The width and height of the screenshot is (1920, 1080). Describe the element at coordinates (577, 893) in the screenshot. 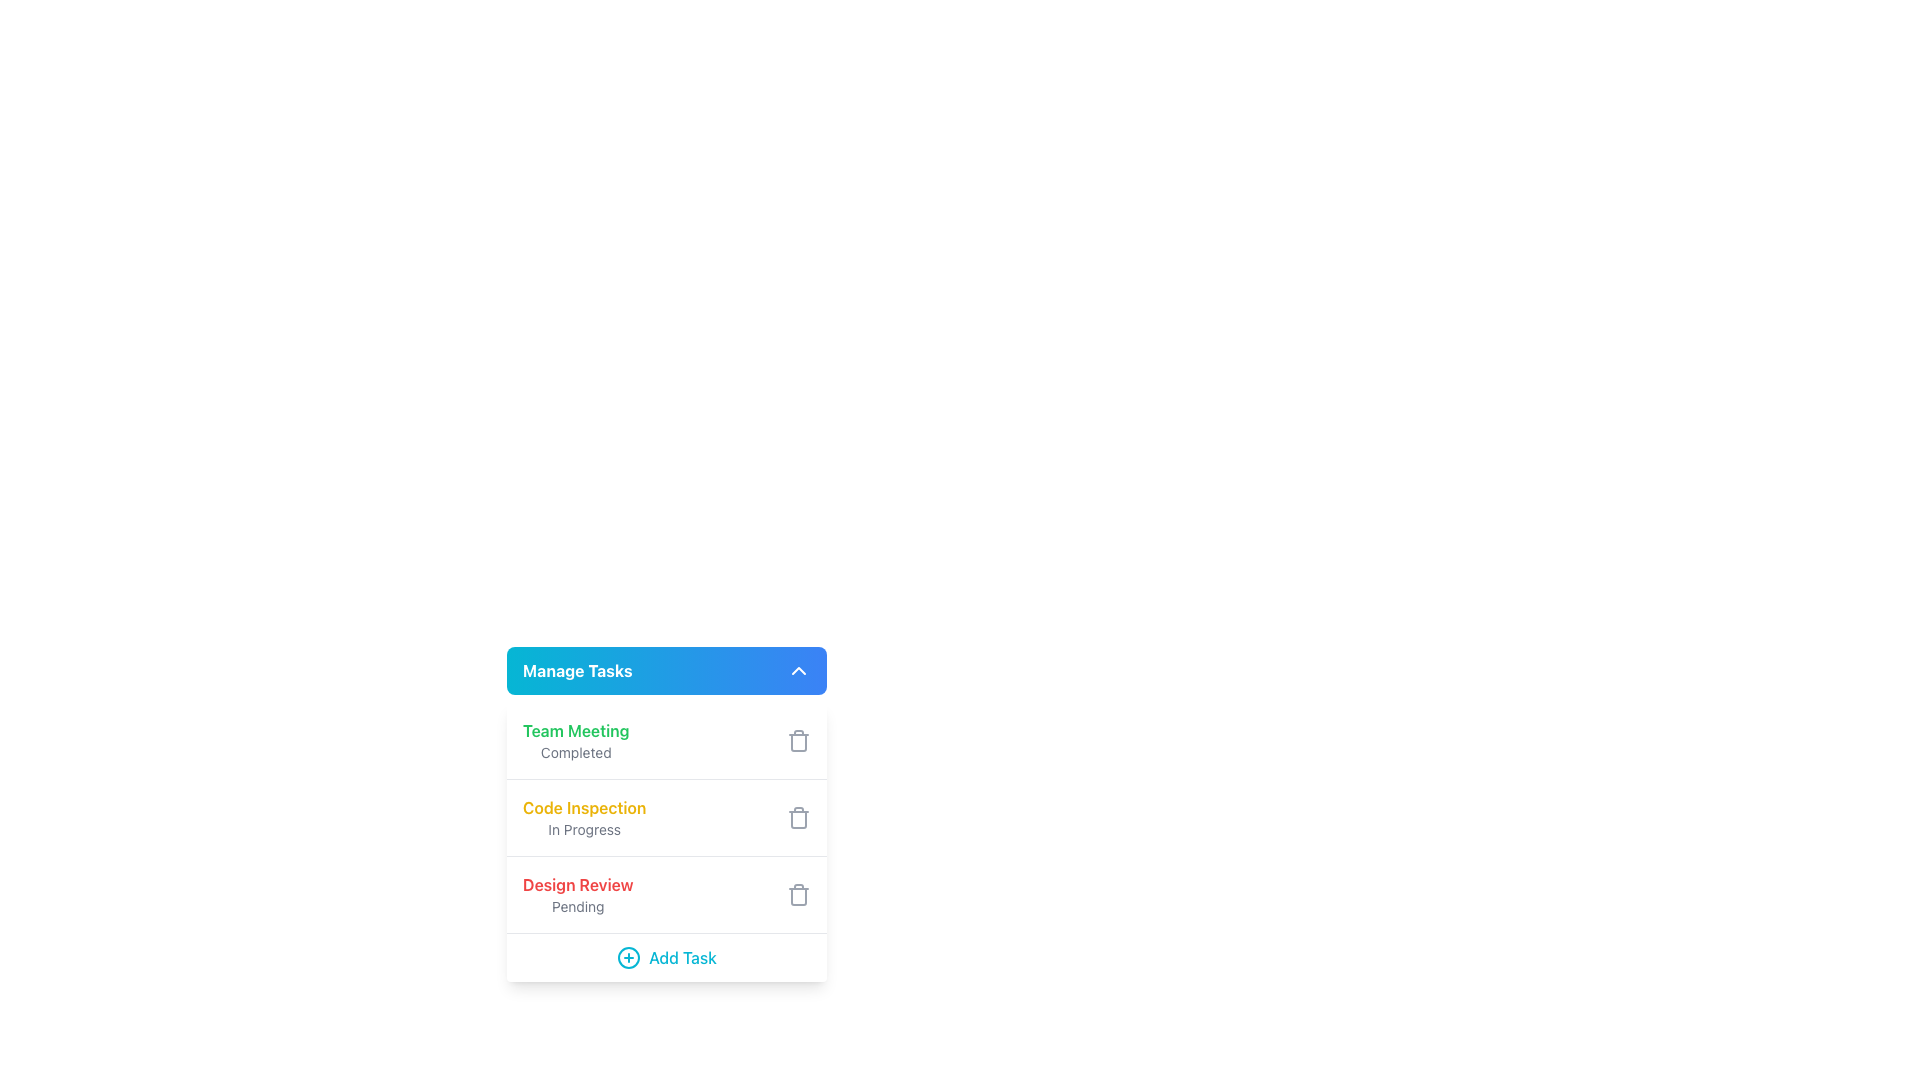

I see `the text display element that shows 'Design Review' in bold red and 'Pending' in smaller gray text, located in the third row of tasks under the blue header 'Manage Tasks'` at that location.